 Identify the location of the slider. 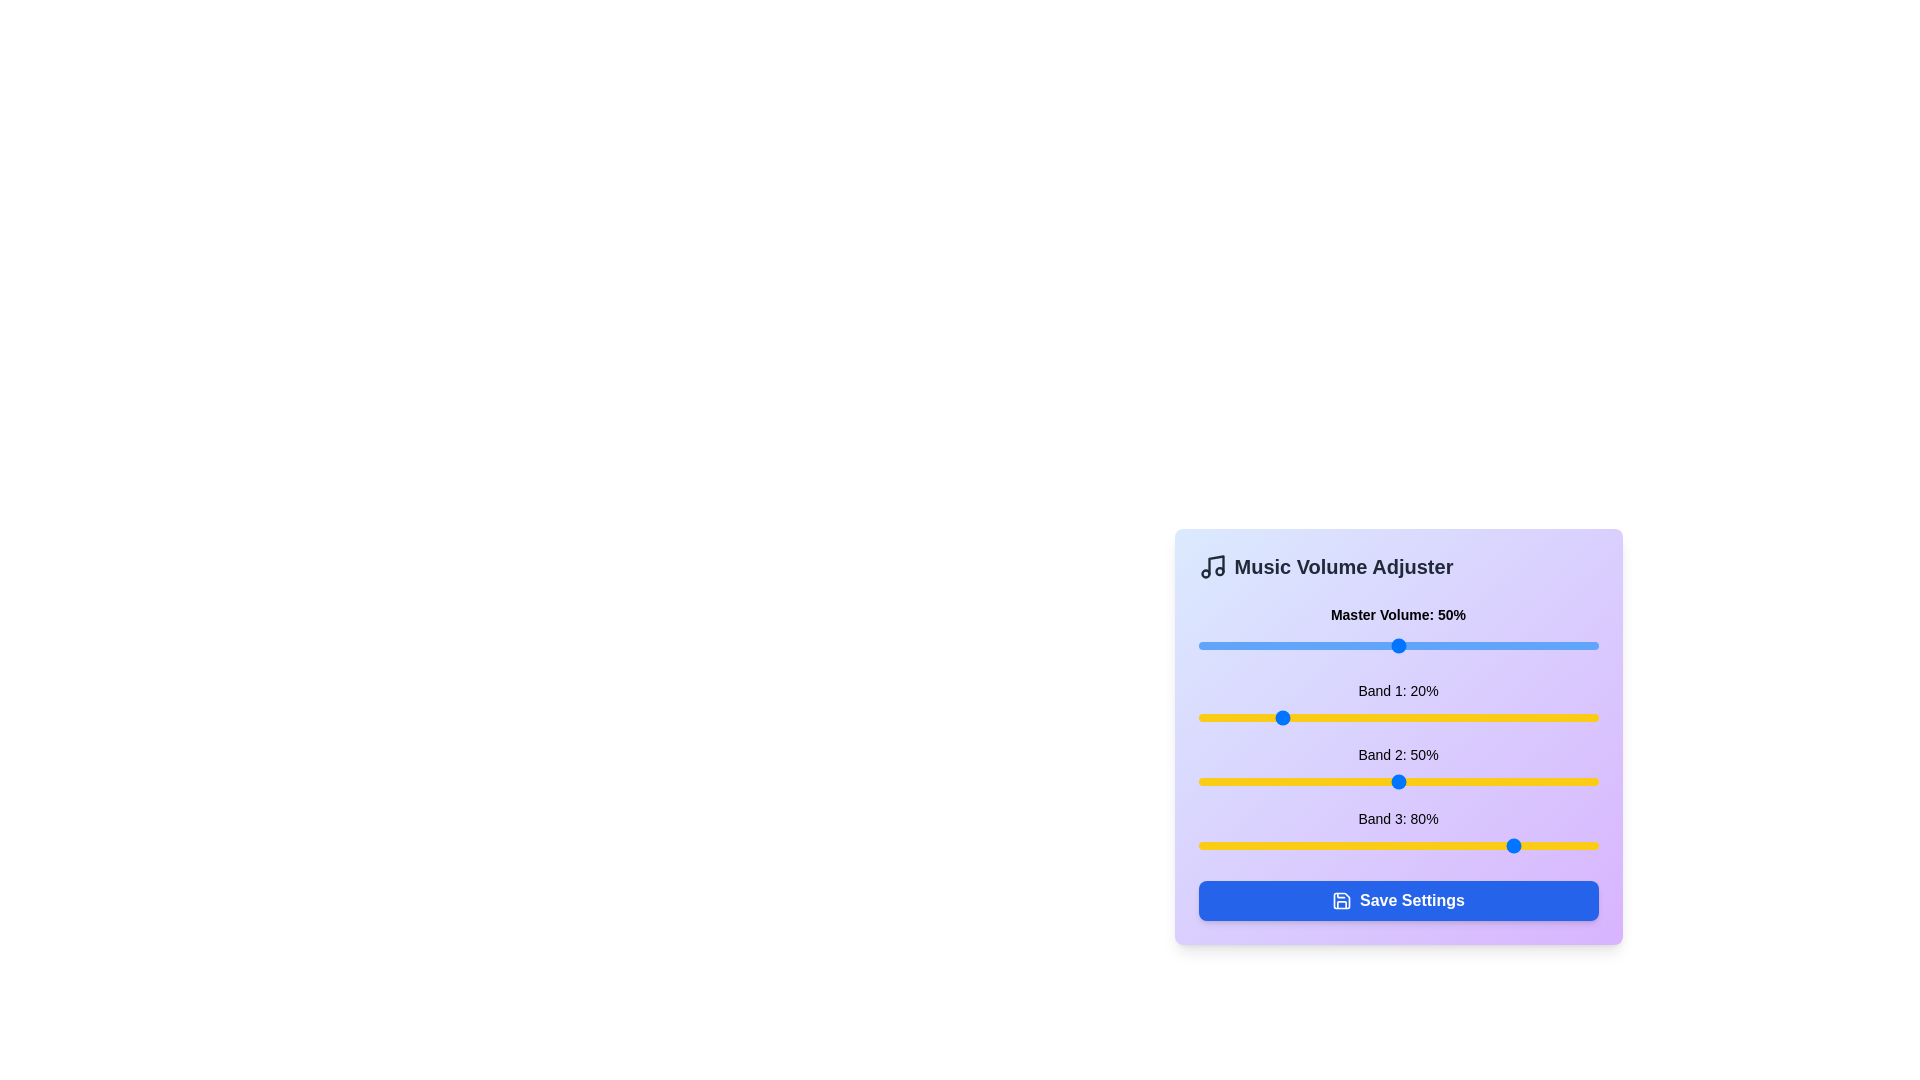
(1229, 645).